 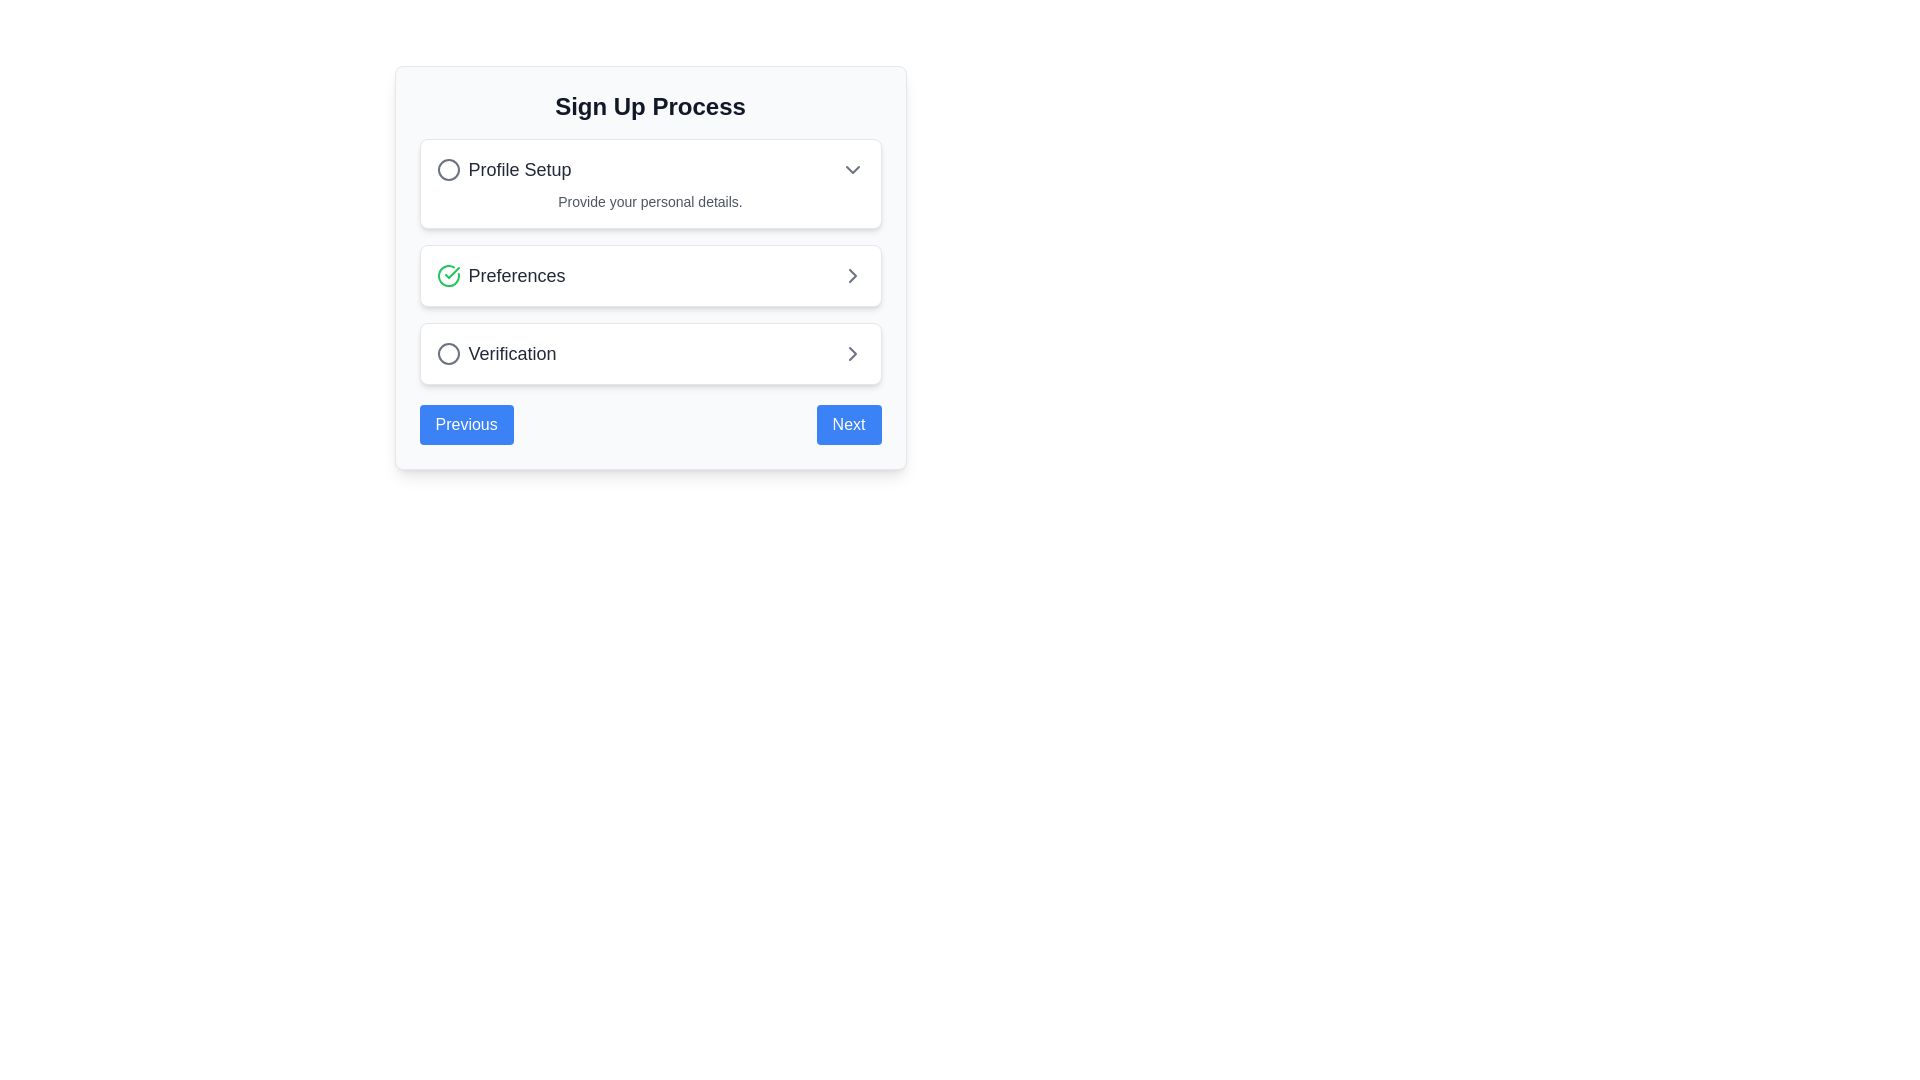 What do you see at coordinates (496, 353) in the screenshot?
I see `the 'Verification' step in the sign-up process, which is the third item in the vertical list with a right chevron icon` at bounding box center [496, 353].